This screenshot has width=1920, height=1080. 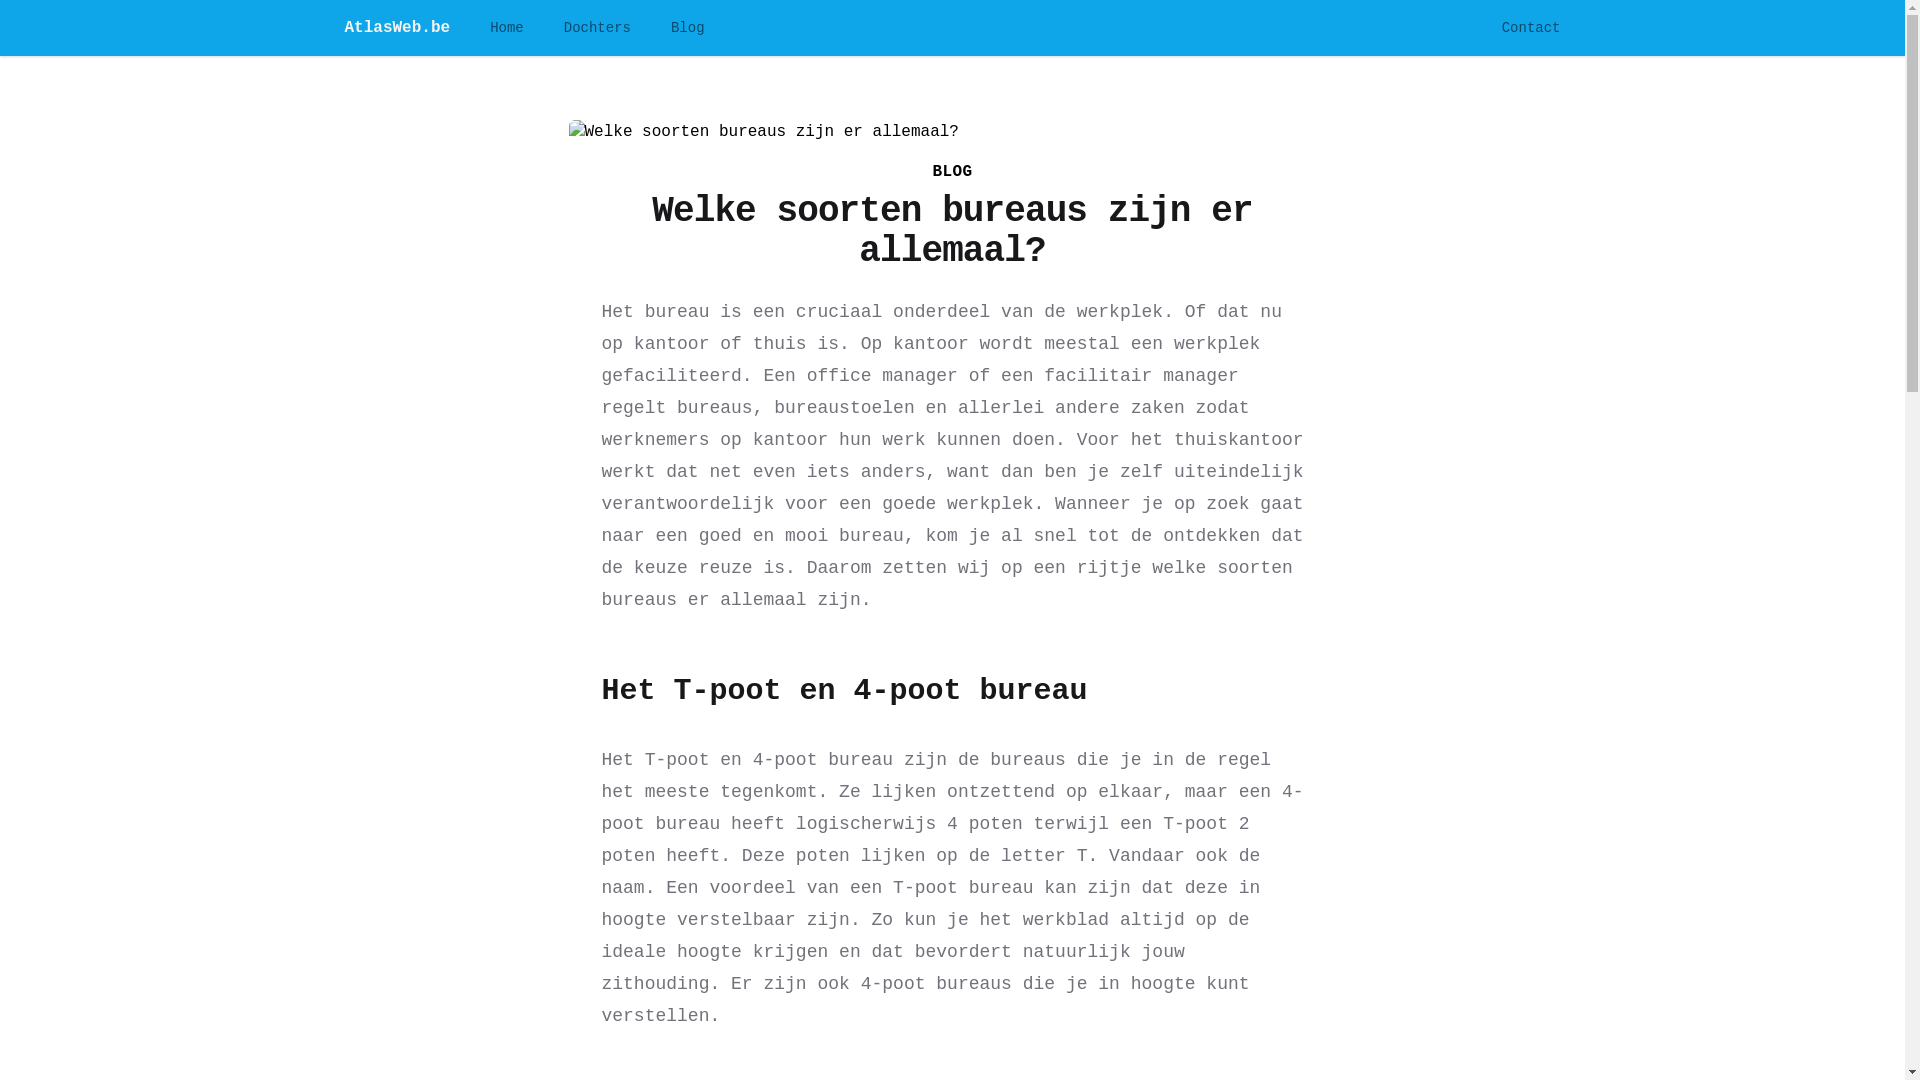 I want to click on 'AtlasWeb.be', so click(x=397, y=27).